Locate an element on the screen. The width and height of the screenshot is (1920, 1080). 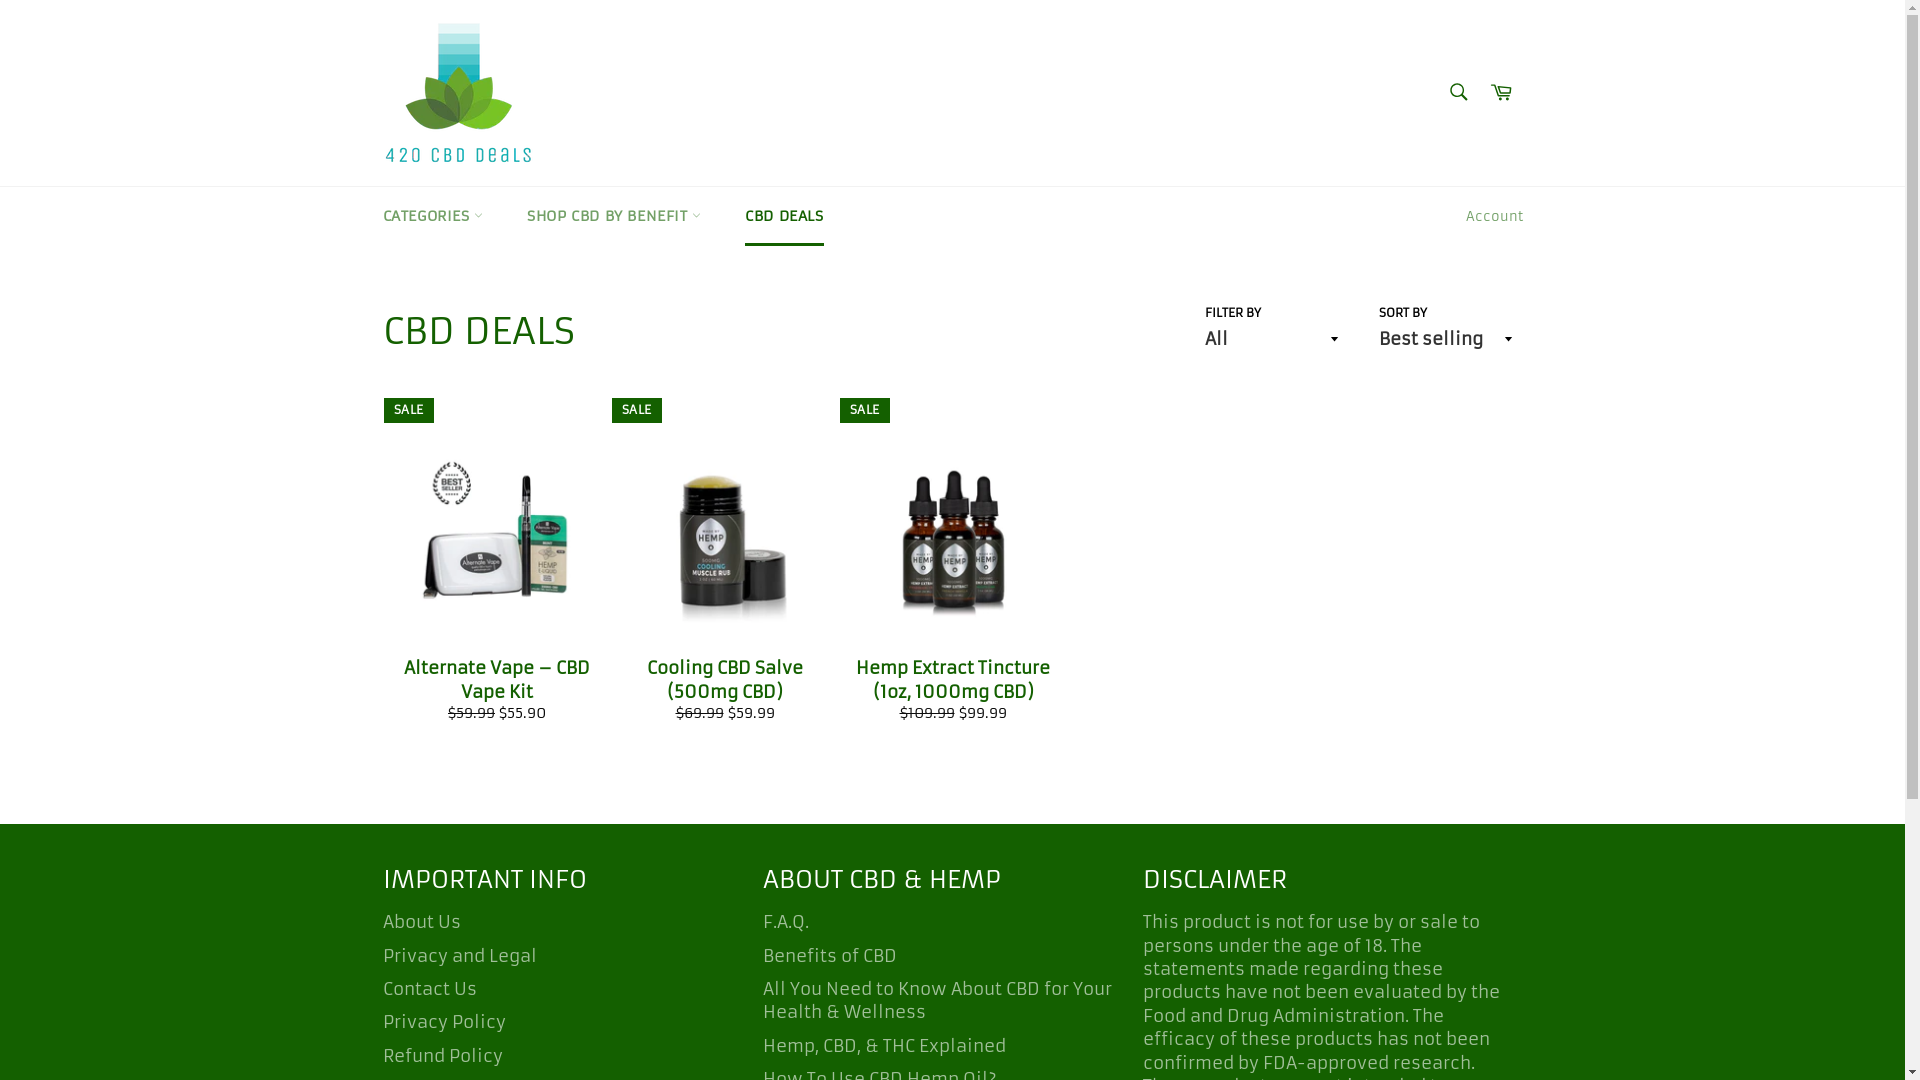
'Cart' is located at coordinates (1501, 92).